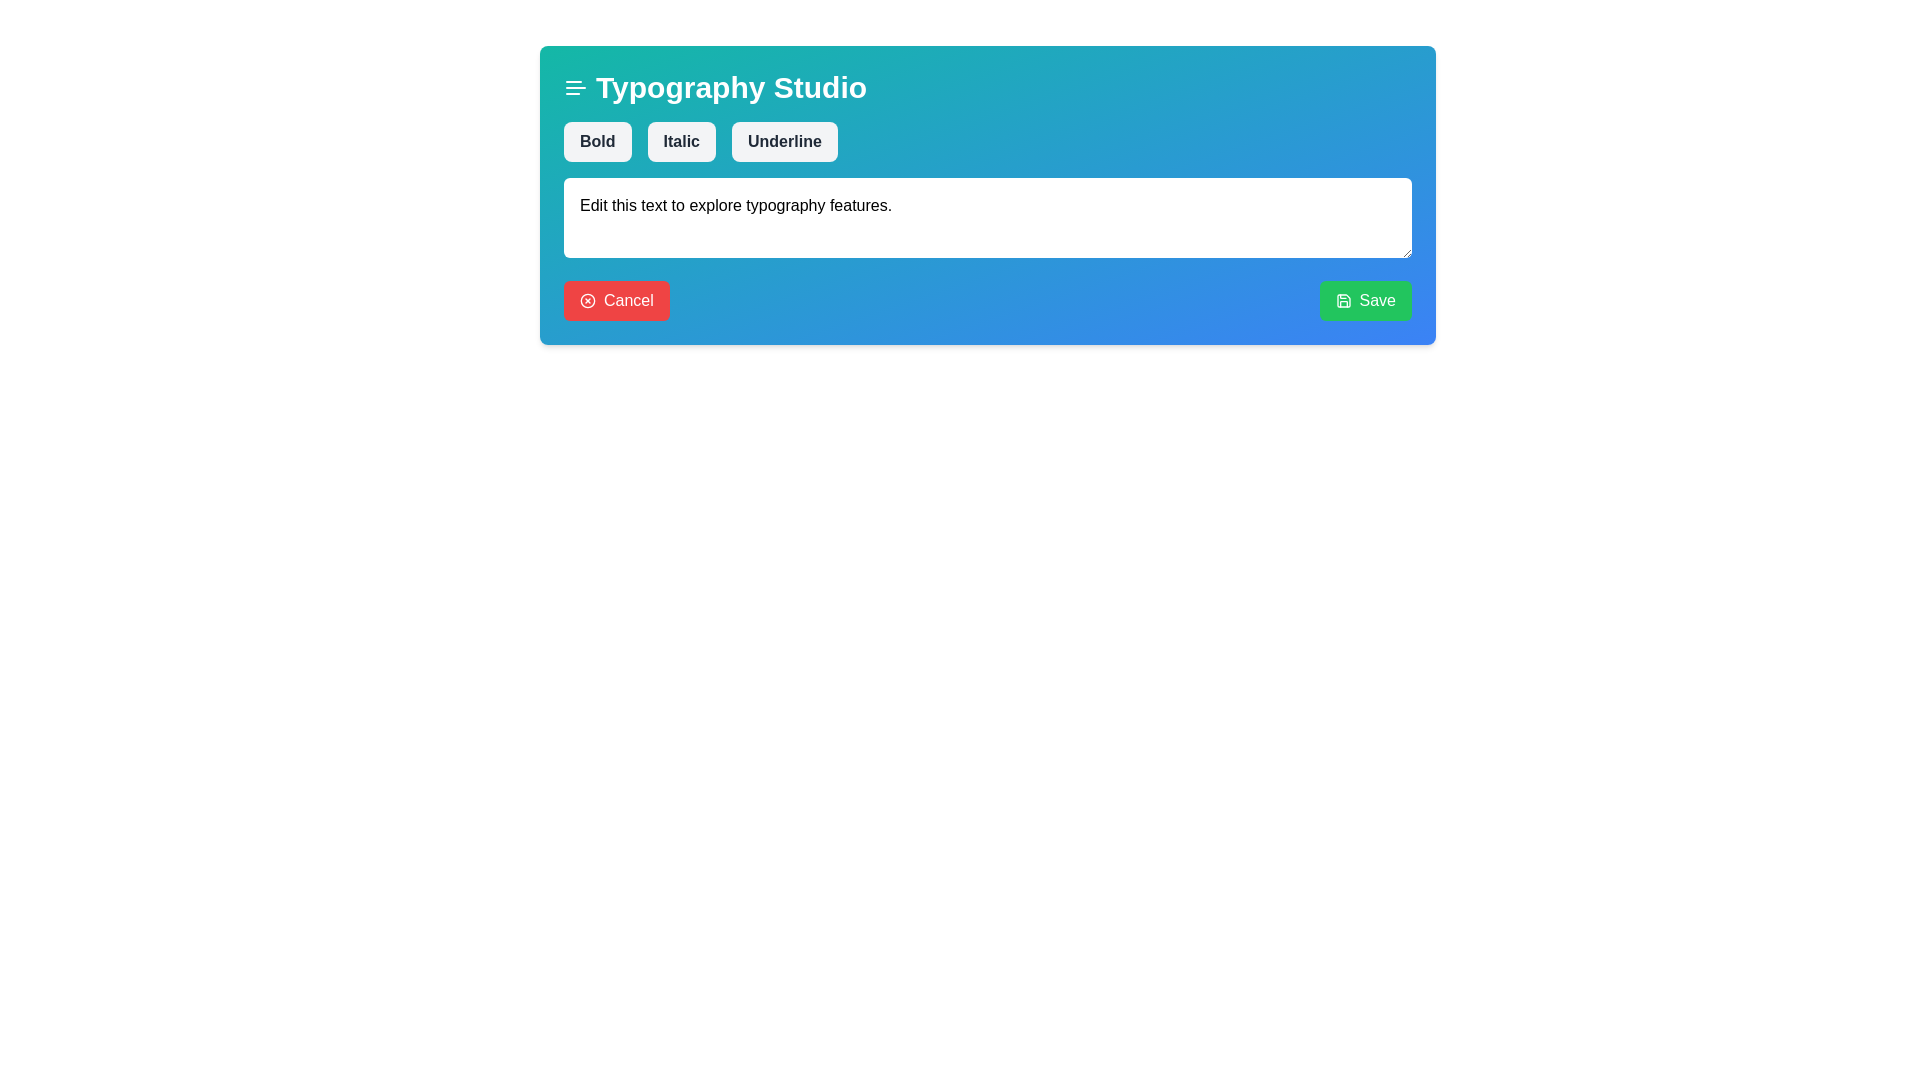 The image size is (1920, 1080). I want to click on the second button in the text formatting toolbar, so click(681, 141).